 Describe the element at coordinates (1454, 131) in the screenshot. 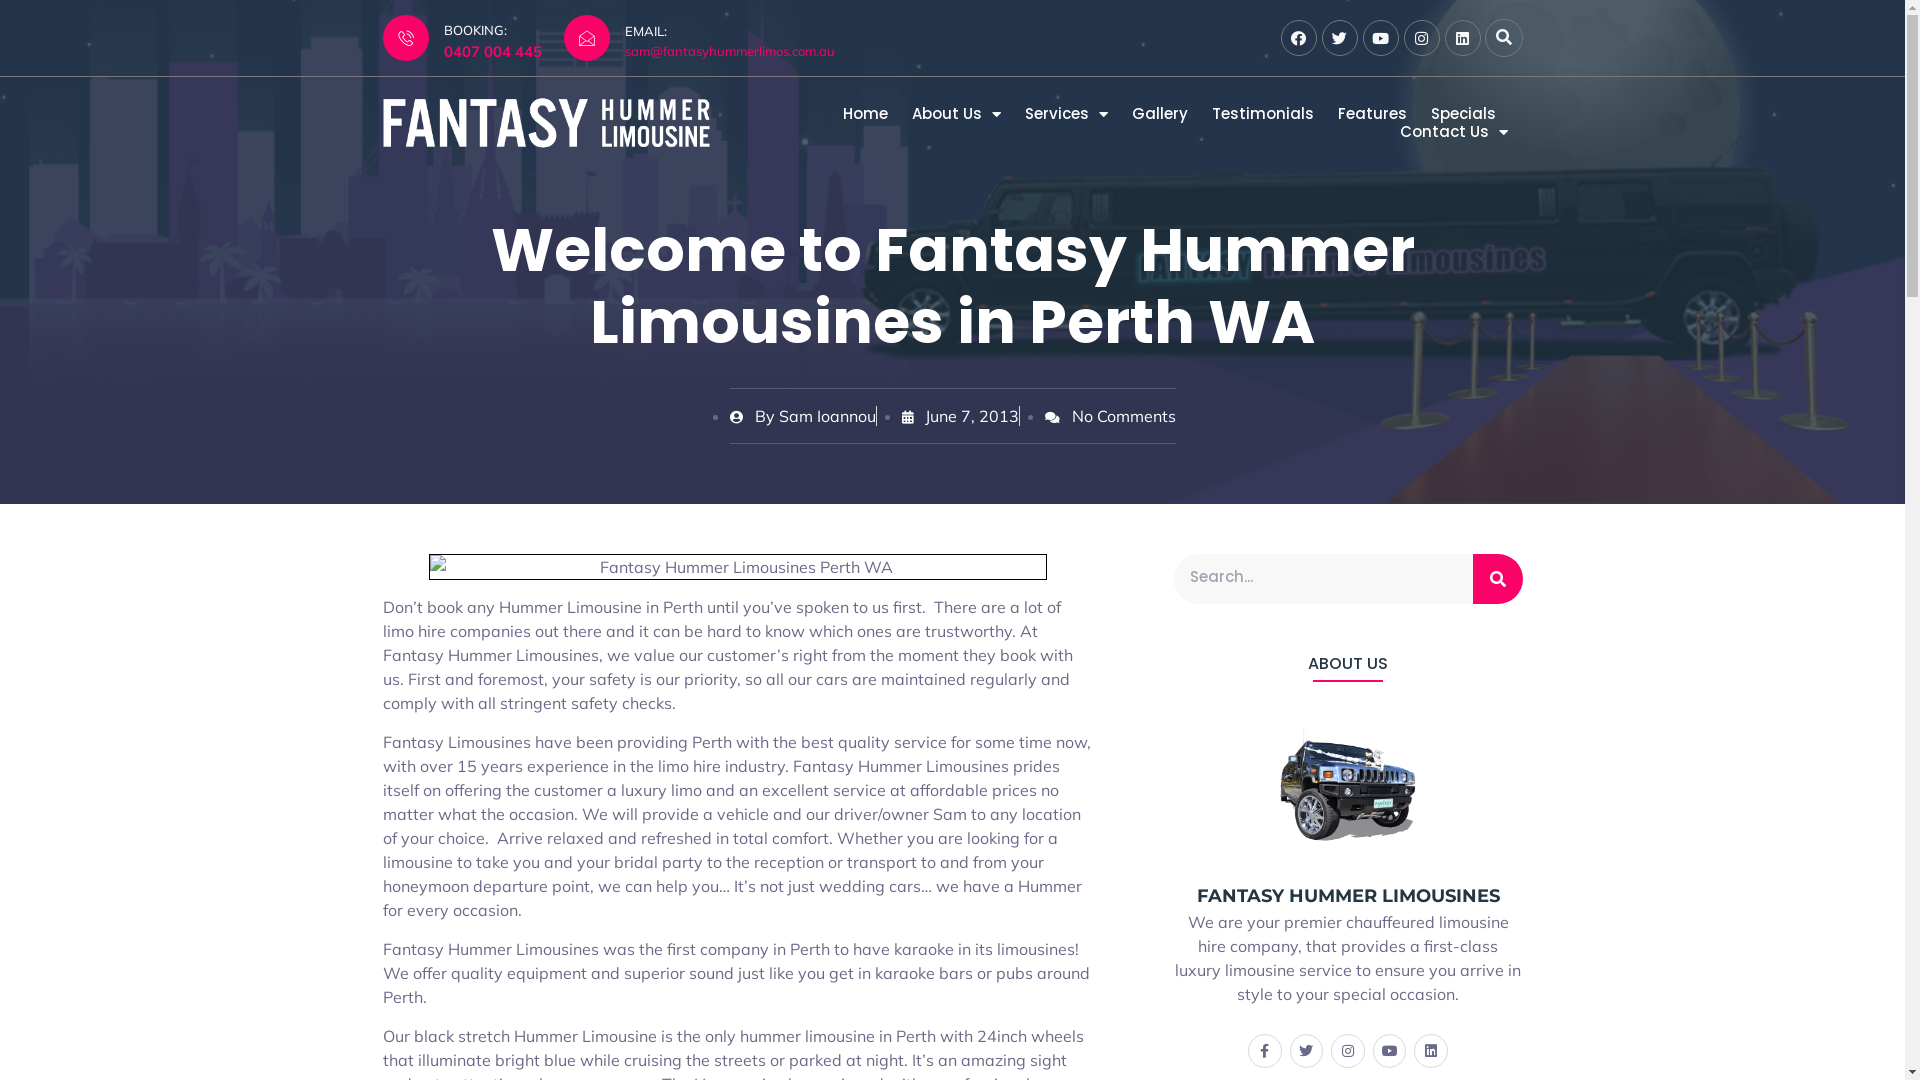

I see `'Contact Us'` at that location.